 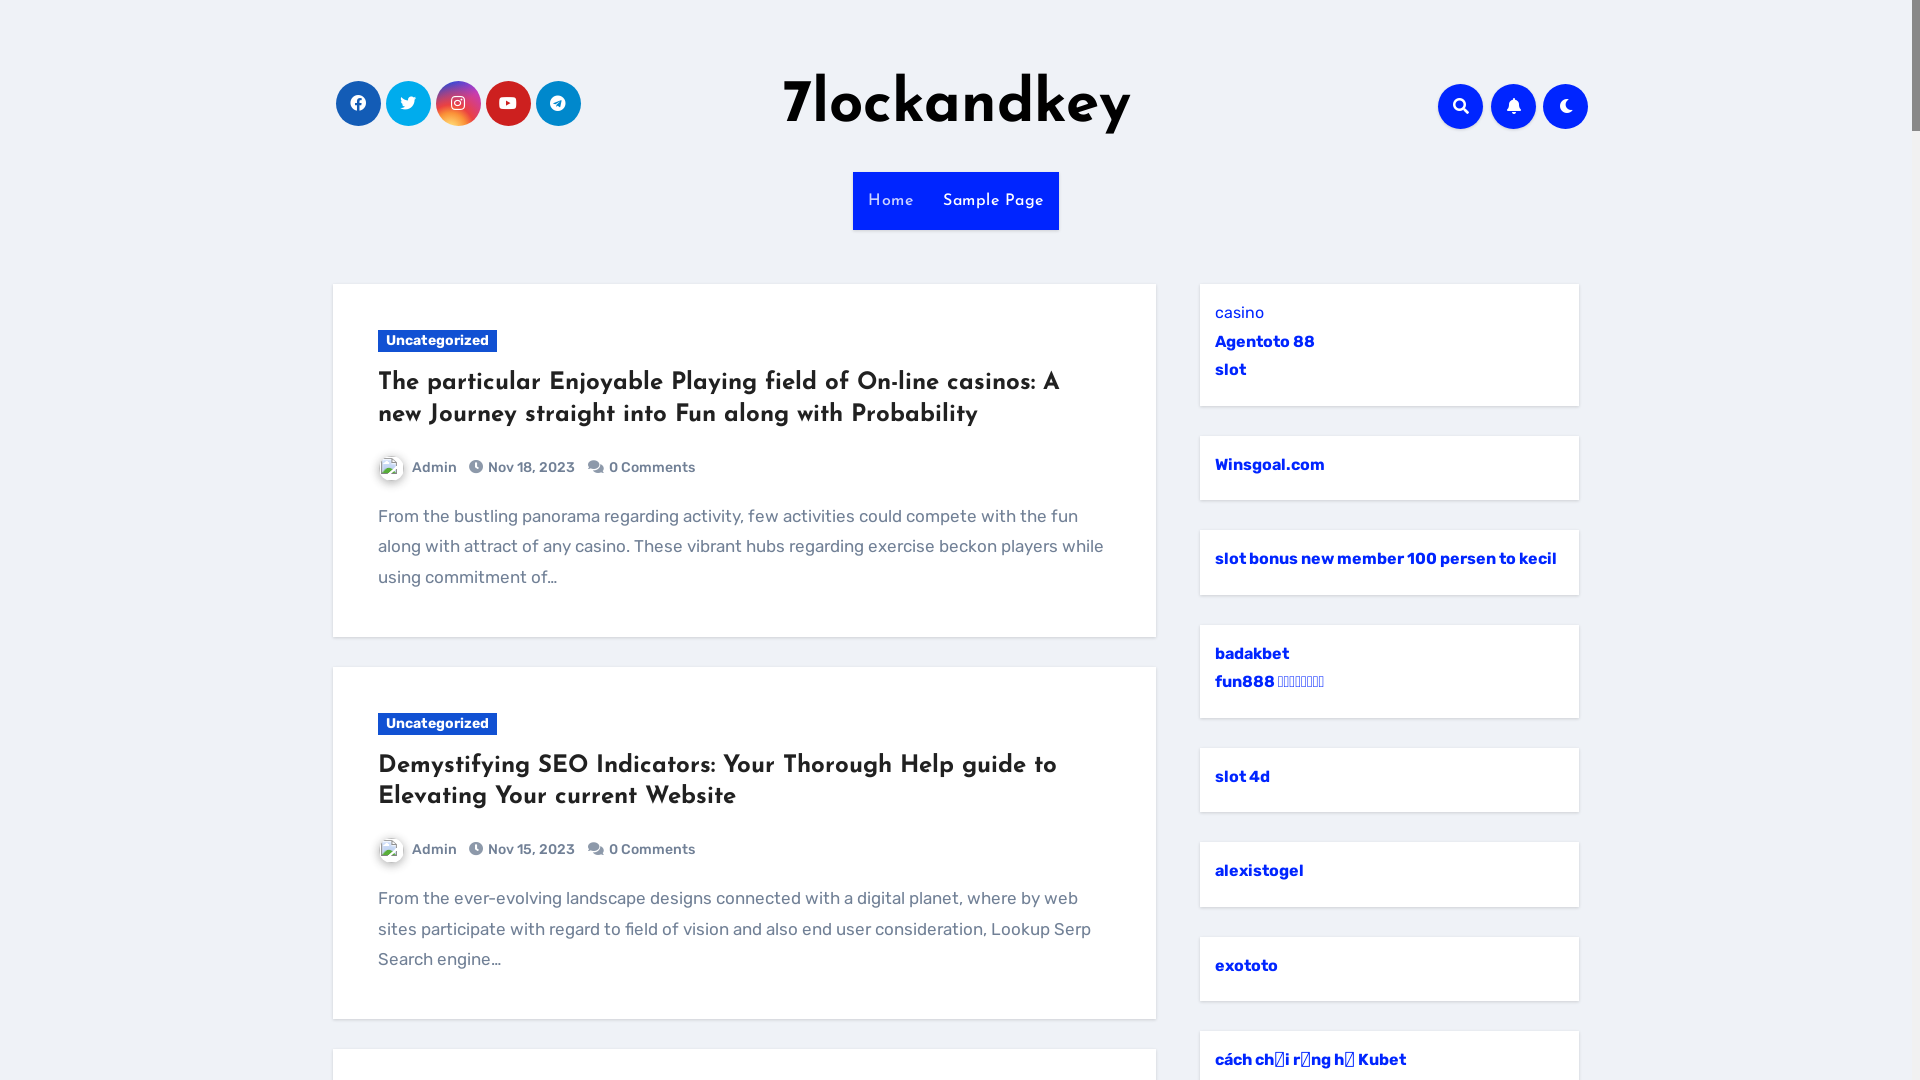 I want to click on 'exototo', so click(x=1213, y=964).